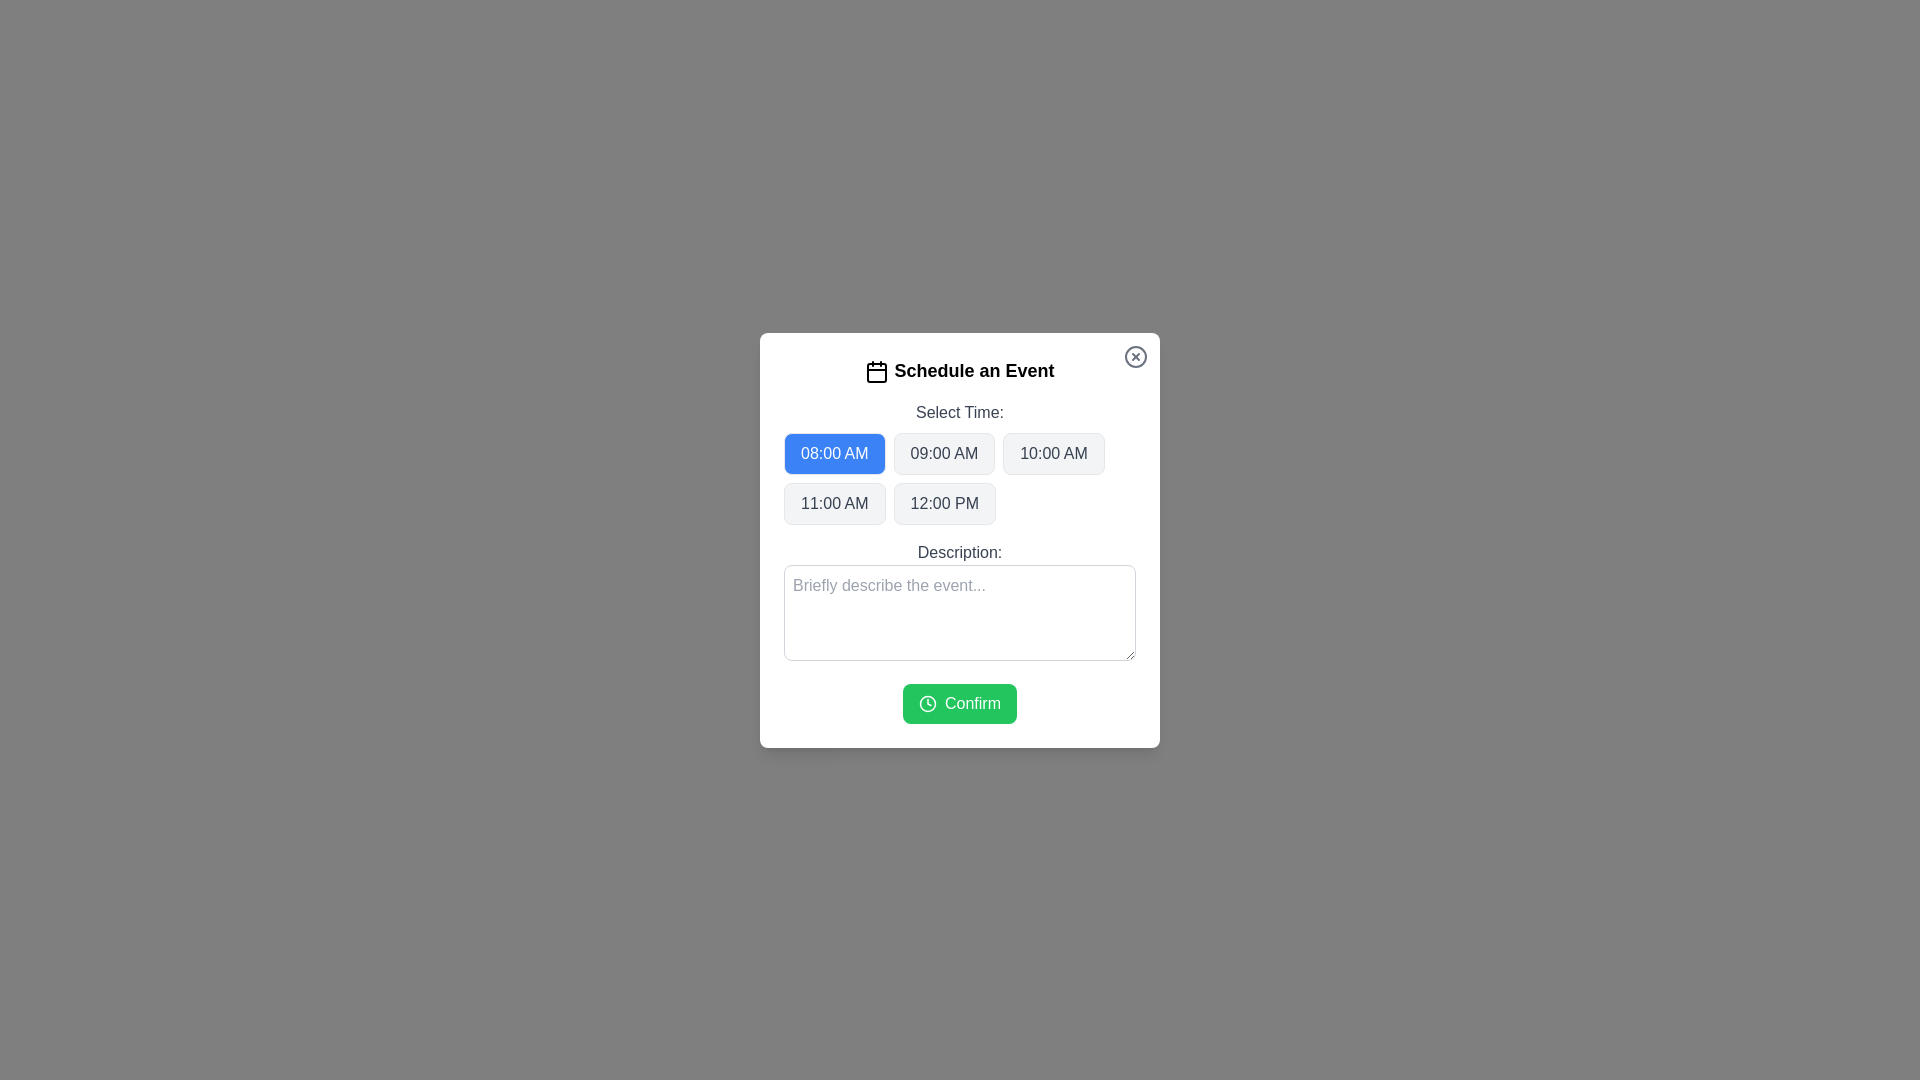  Describe the element at coordinates (926, 702) in the screenshot. I see `the circular outline within the clock icon located before the 'Schedule an Event' heading in the modal interface` at that location.